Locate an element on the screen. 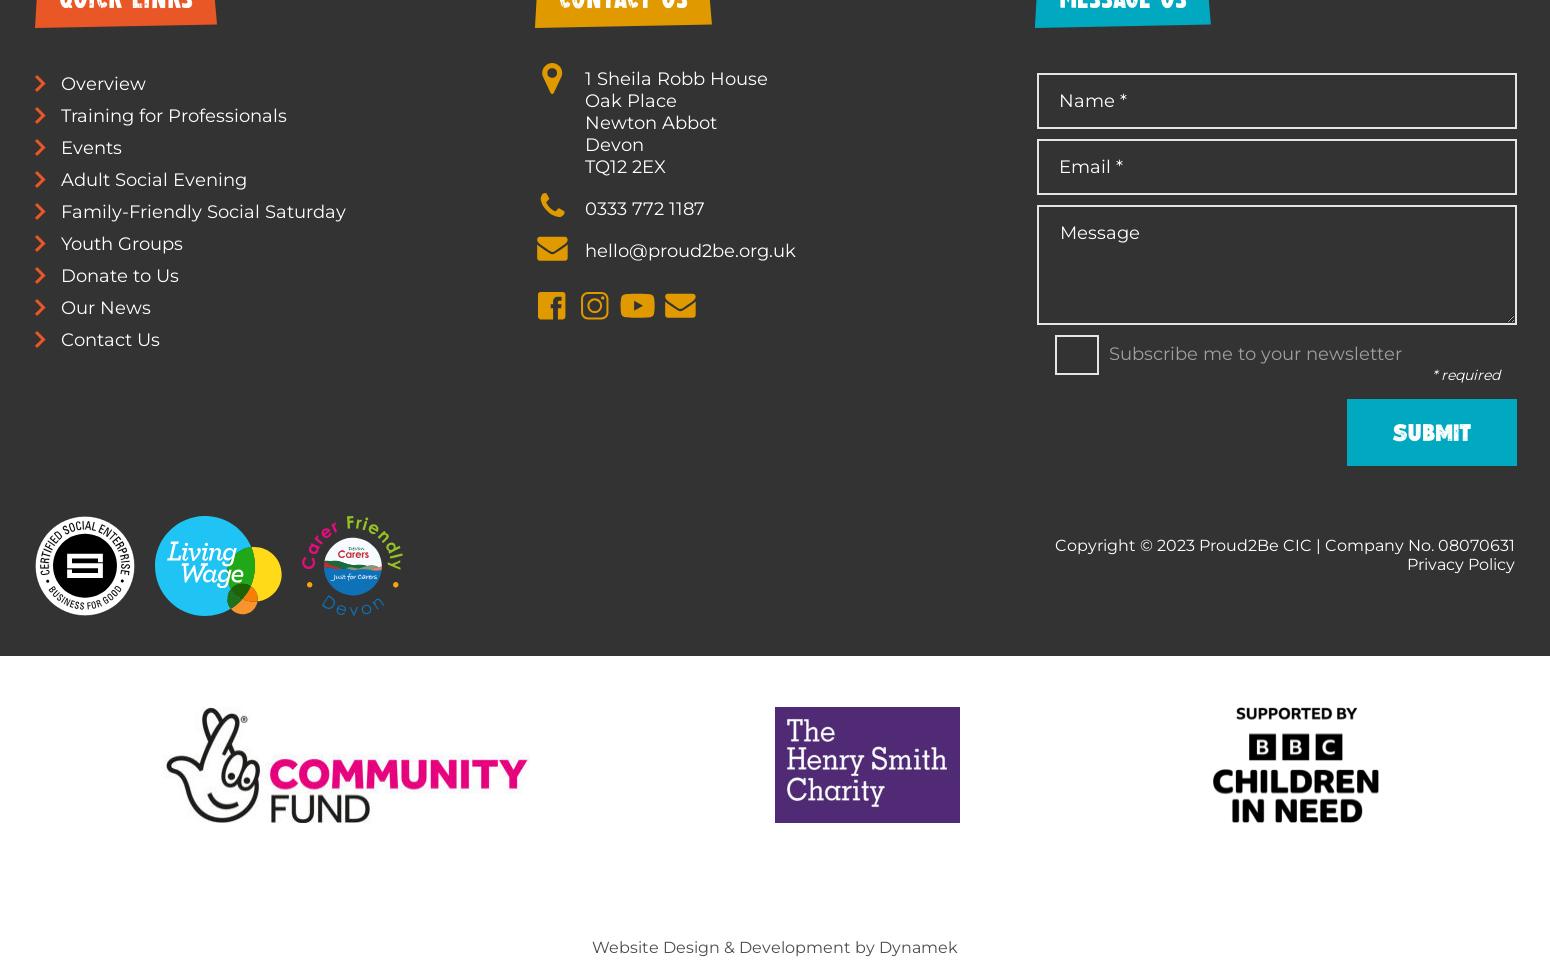 The image size is (1550, 964). 'Family-Friendly Social Saturday' is located at coordinates (202, 211).